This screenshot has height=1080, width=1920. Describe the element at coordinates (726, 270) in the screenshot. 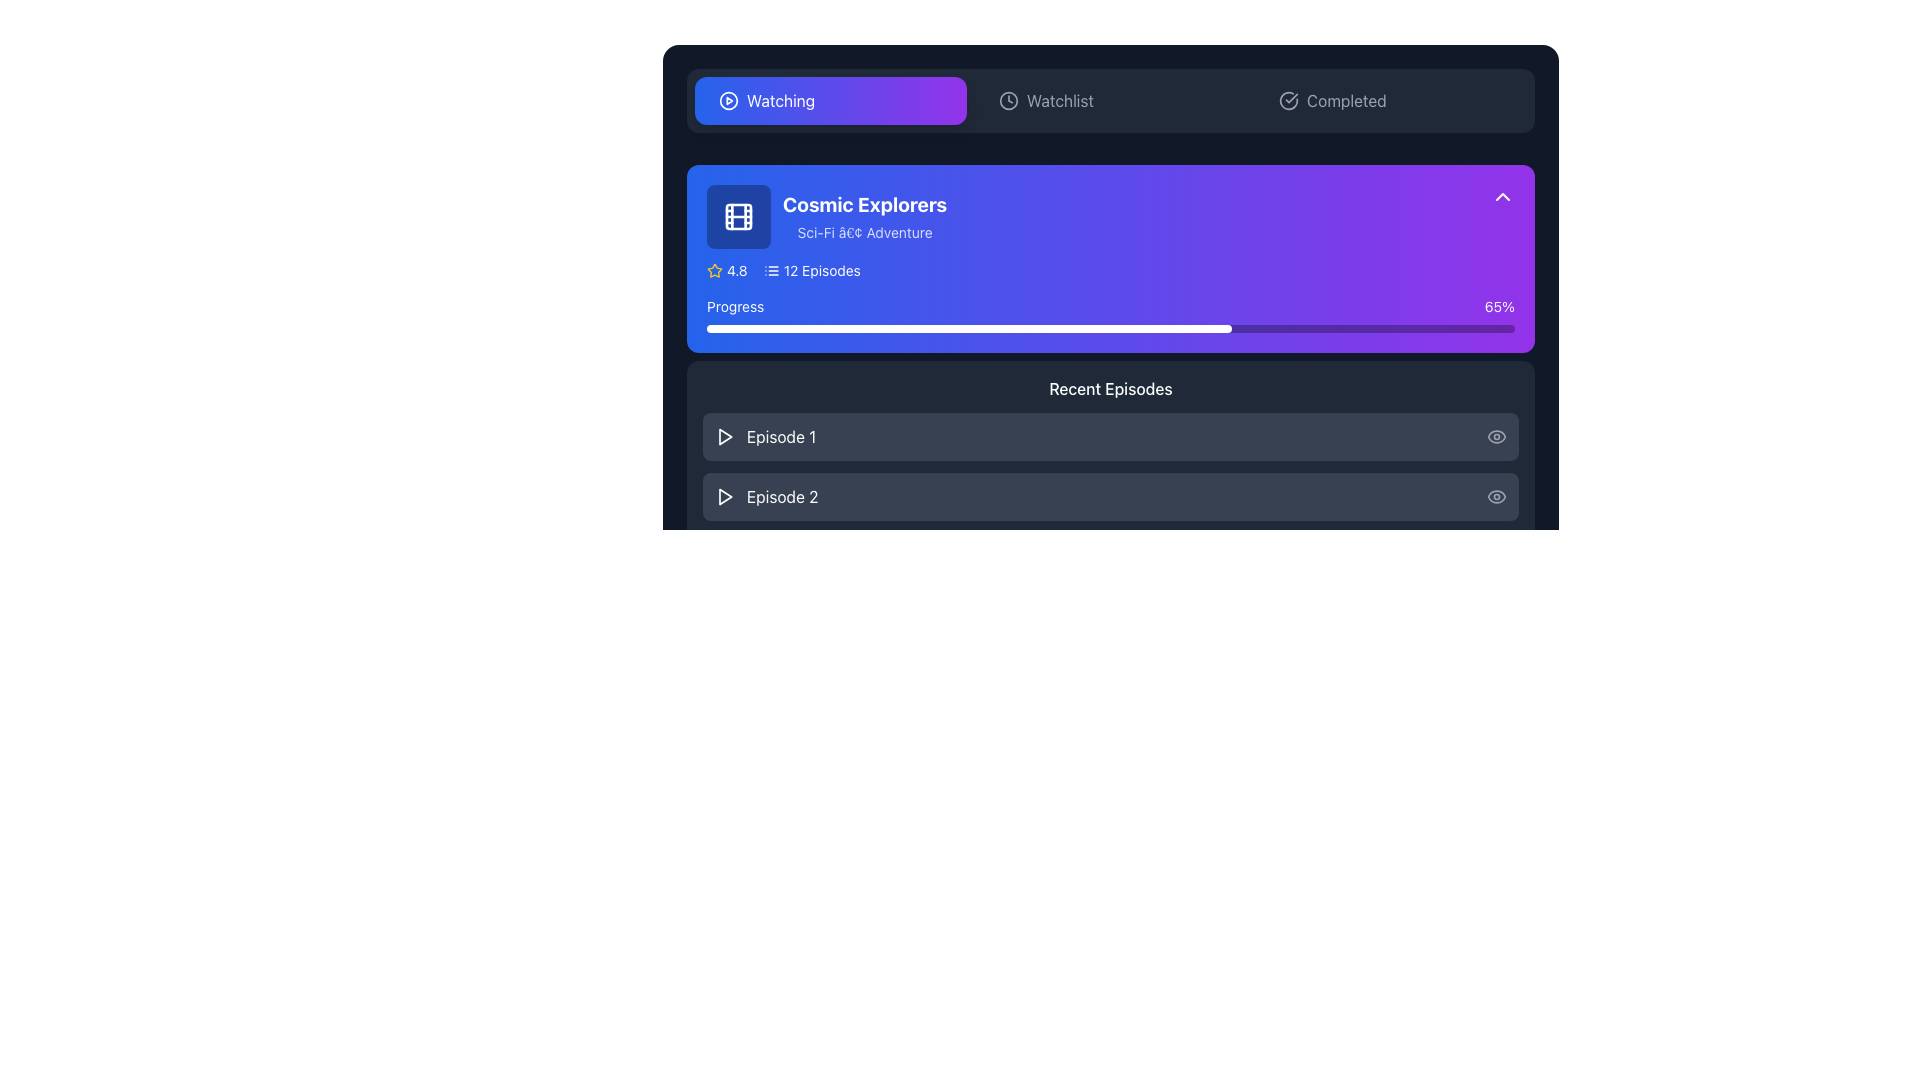

I see `rating value displayed as '4.8' next to the star icon in the blue background area of the 'Cosmic Explorers' card` at that location.